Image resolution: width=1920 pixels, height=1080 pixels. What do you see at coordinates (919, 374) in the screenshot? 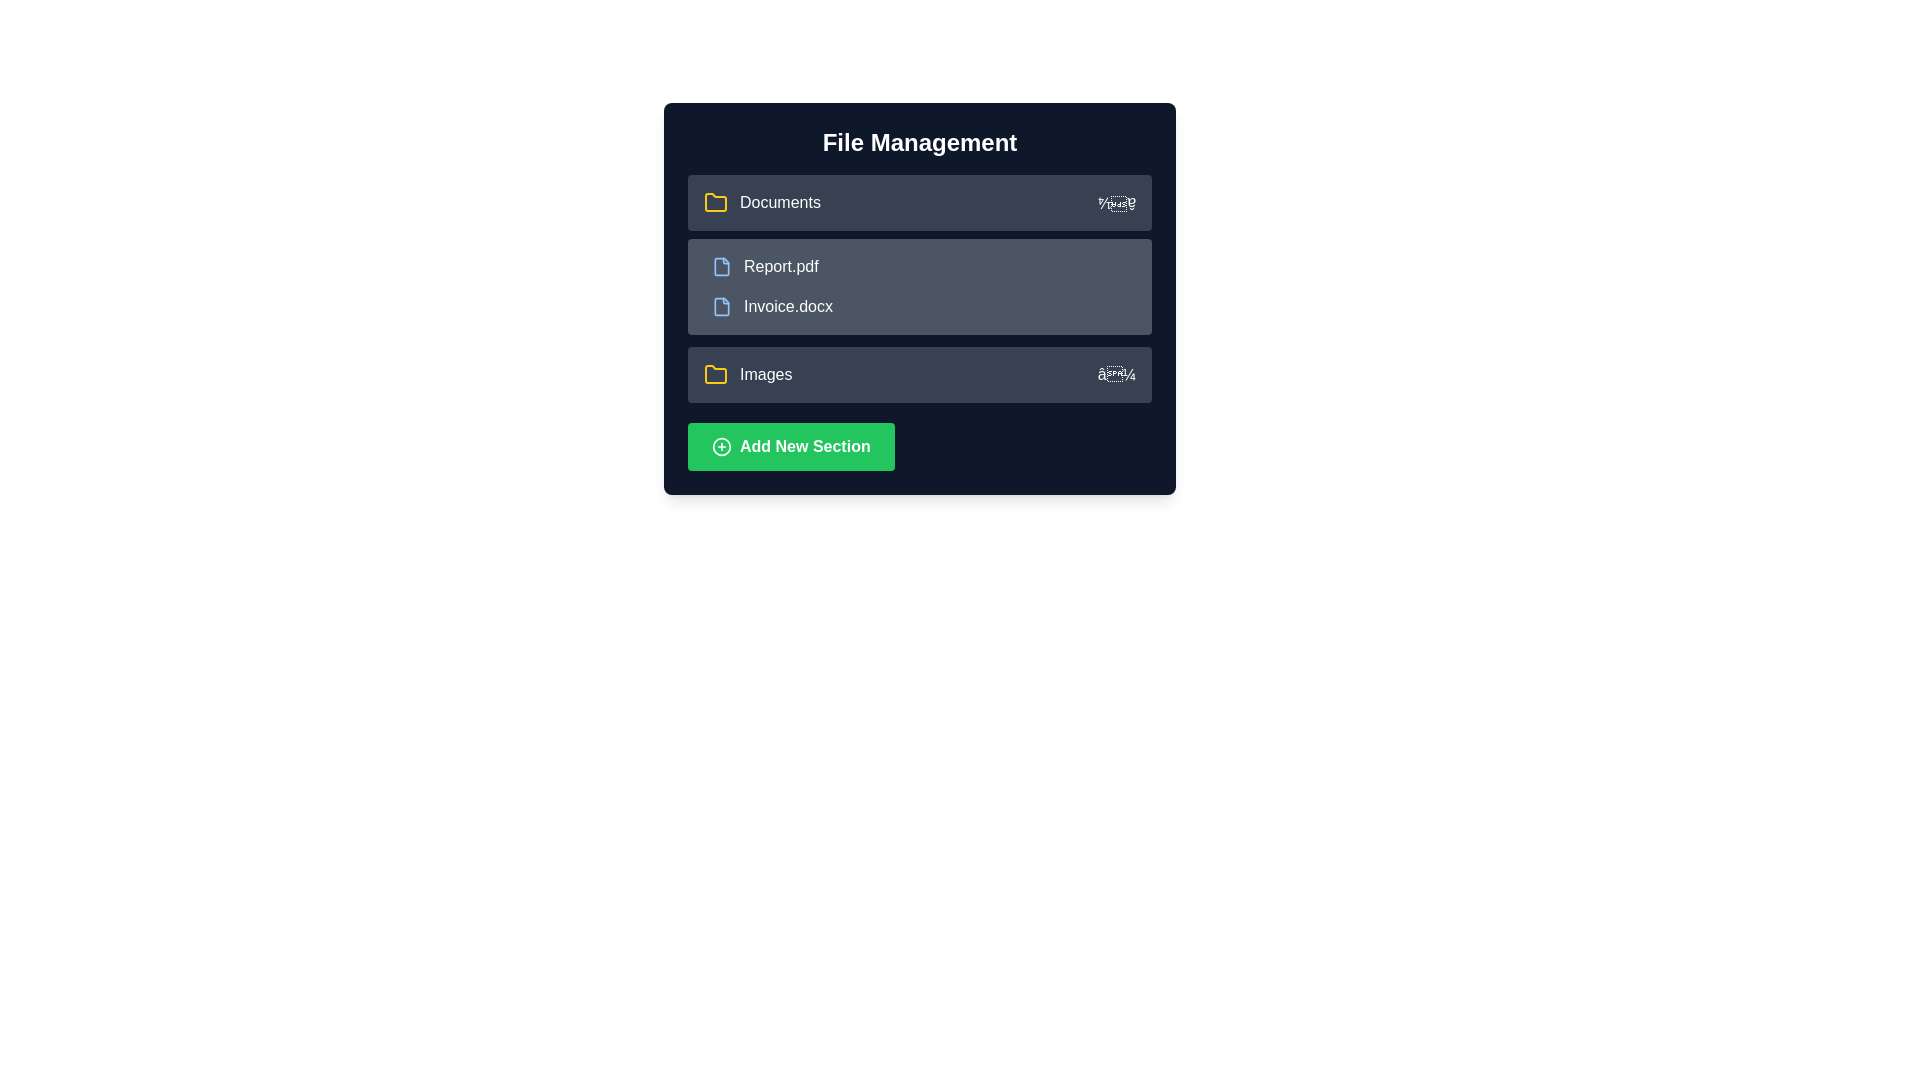
I see `the dropdown menu item for the 'Images' folder located in the third vertical slot of the file management panel` at bounding box center [919, 374].